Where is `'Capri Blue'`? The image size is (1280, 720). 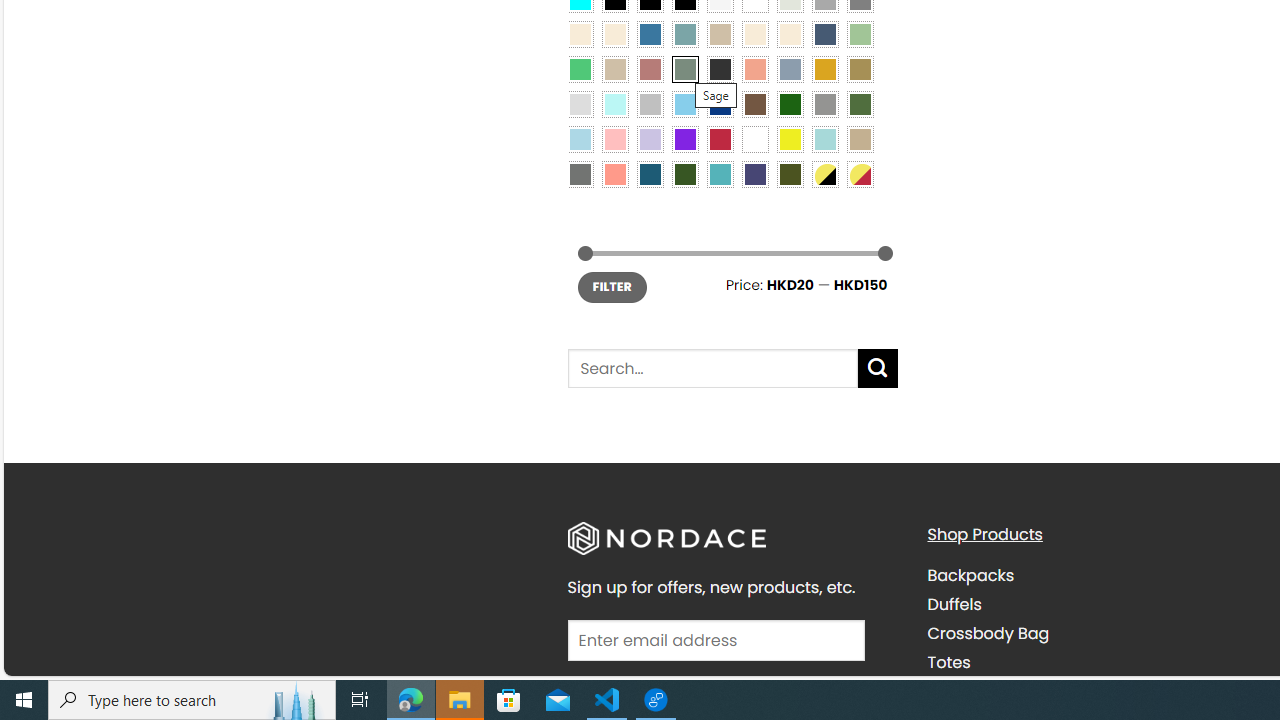 'Capri Blue' is located at coordinates (650, 173).